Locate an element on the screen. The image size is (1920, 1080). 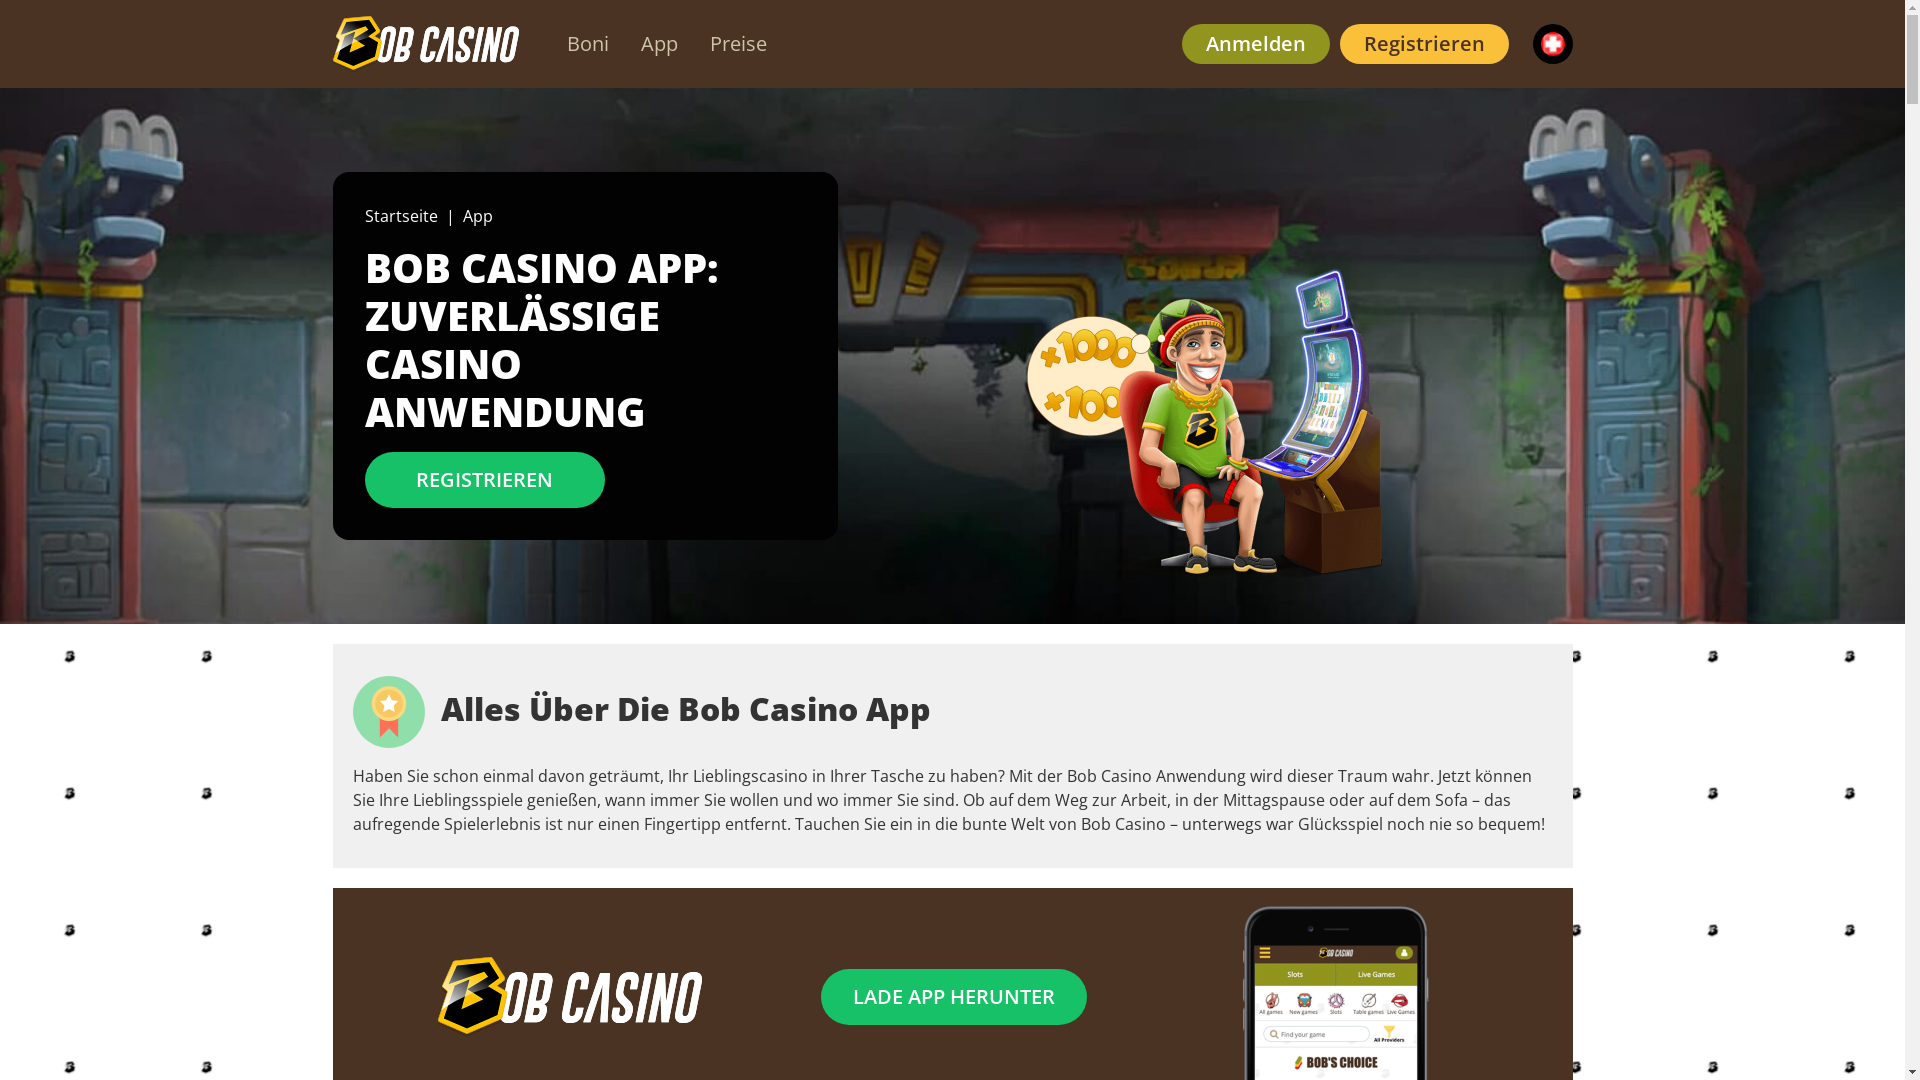
'Startseite' is located at coordinates (400, 216).